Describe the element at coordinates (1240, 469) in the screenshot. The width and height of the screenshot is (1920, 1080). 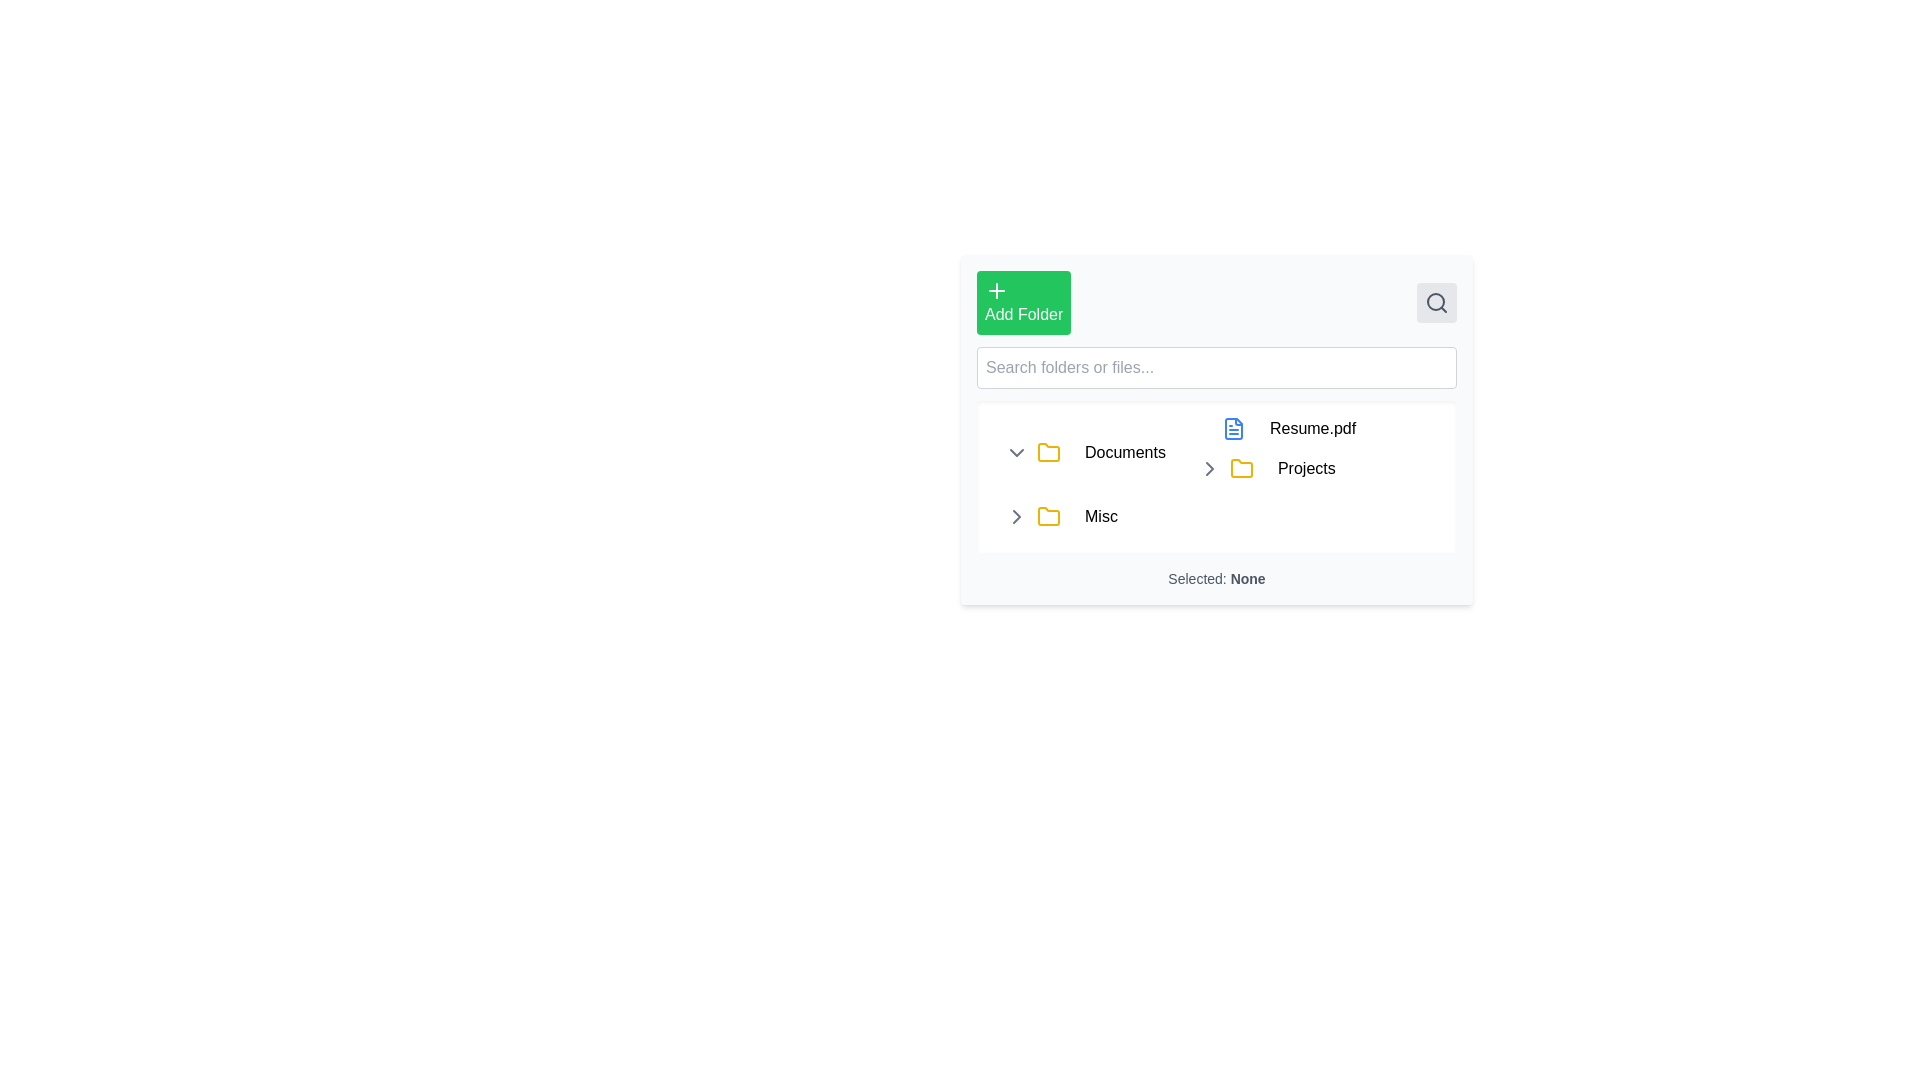
I see `the 'Projects' folder icon located to the left of the text labeled 'Projects' in the file management interface` at that location.